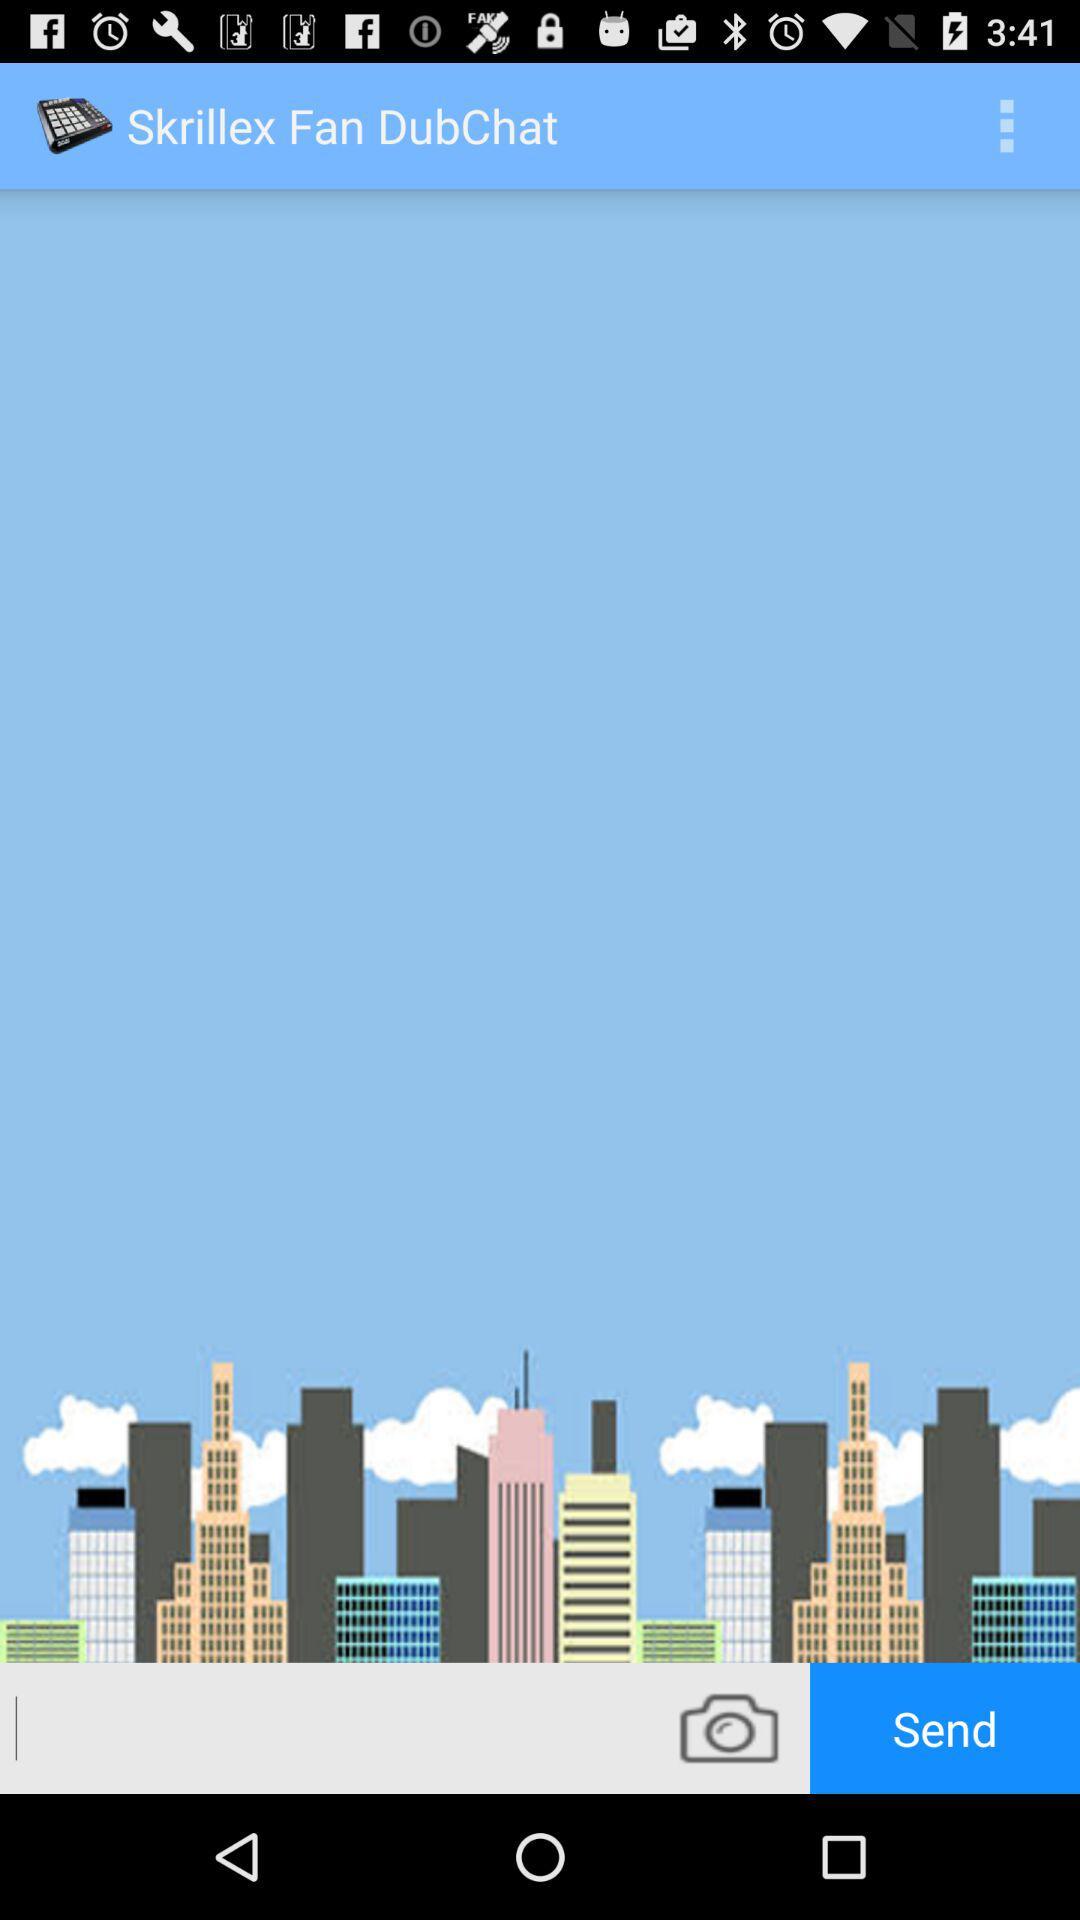 This screenshot has height=1920, width=1080. I want to click on take photo, so click(729, 1727).